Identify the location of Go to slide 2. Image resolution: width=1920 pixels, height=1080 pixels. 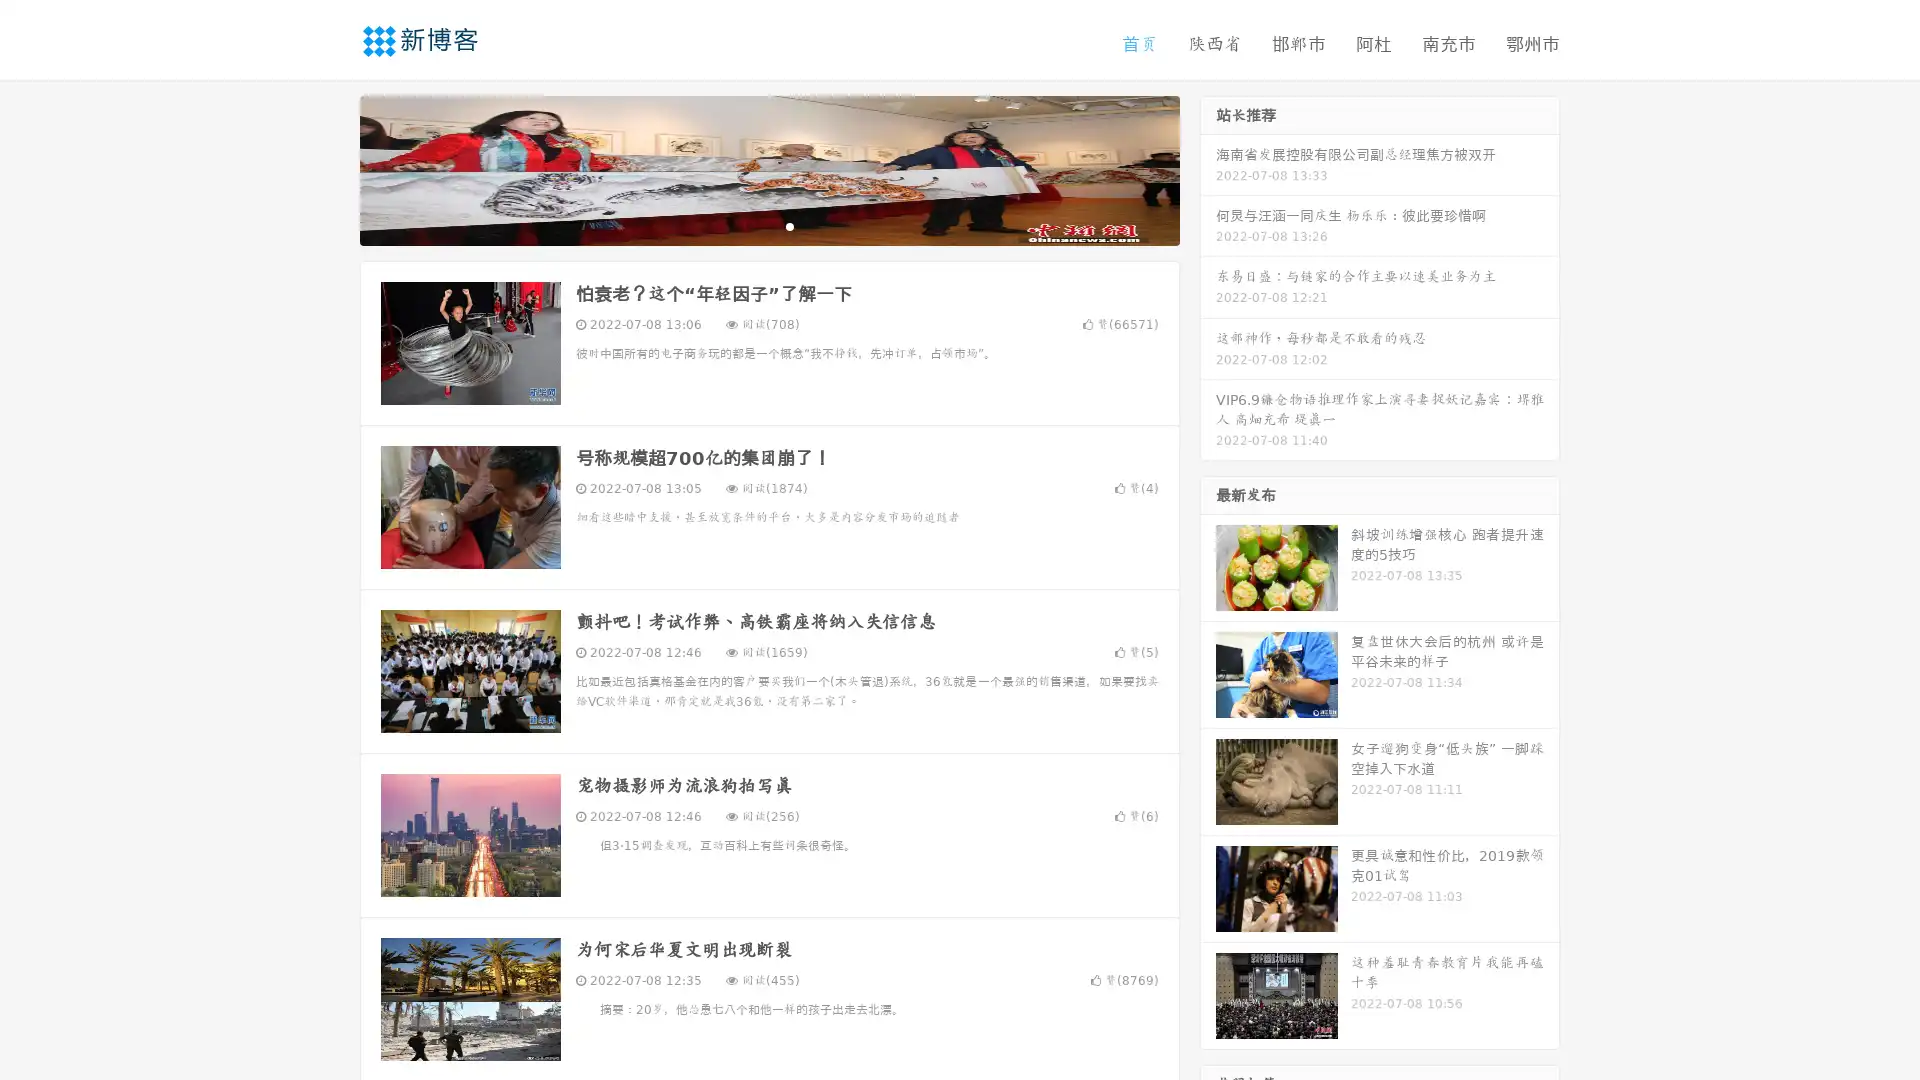
(768, 225).